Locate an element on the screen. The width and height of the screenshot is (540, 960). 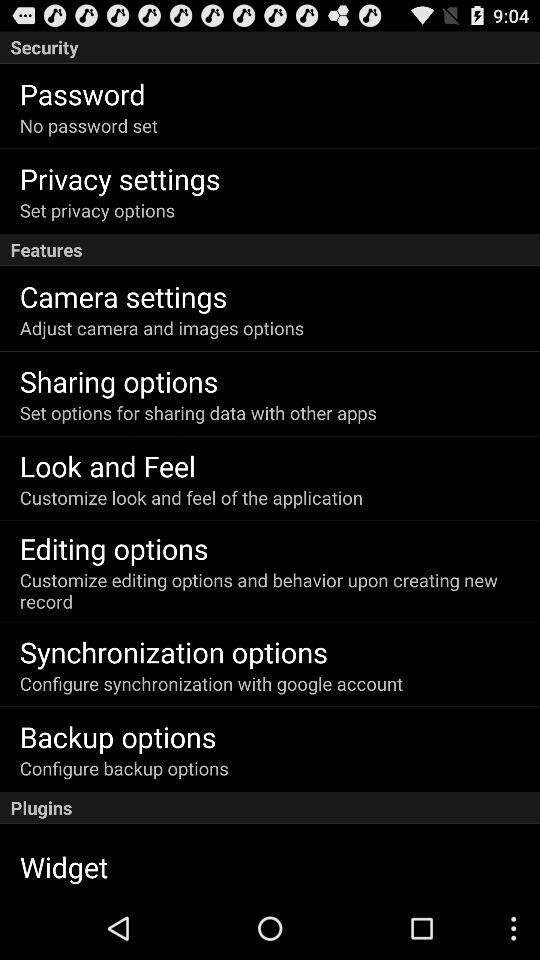
widget item is located at coordinates (64, 865).